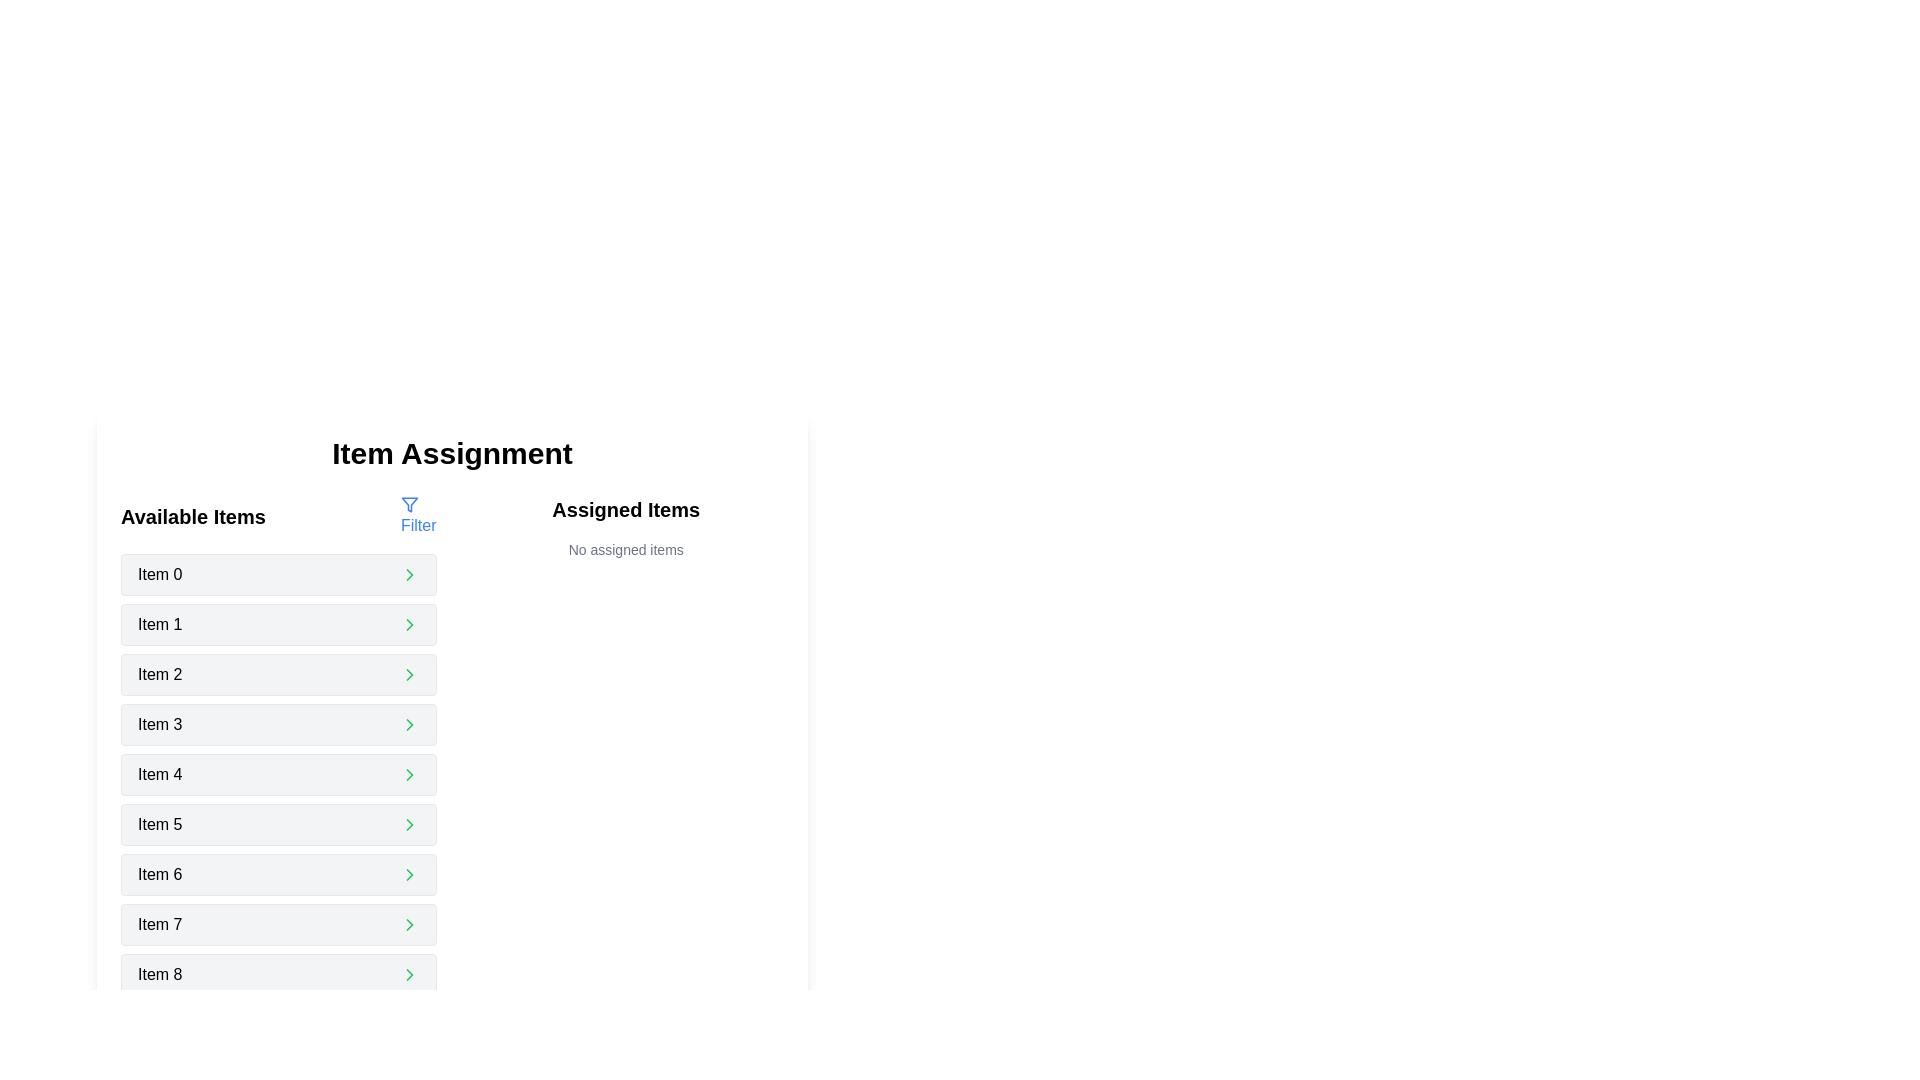 Image resolution: width=1920 pixels, height=1080 pixels. I want to click on the chevron arrow icon indicating navigation for 'Item 7' in the 'Available Items' list, so click(408, 925).